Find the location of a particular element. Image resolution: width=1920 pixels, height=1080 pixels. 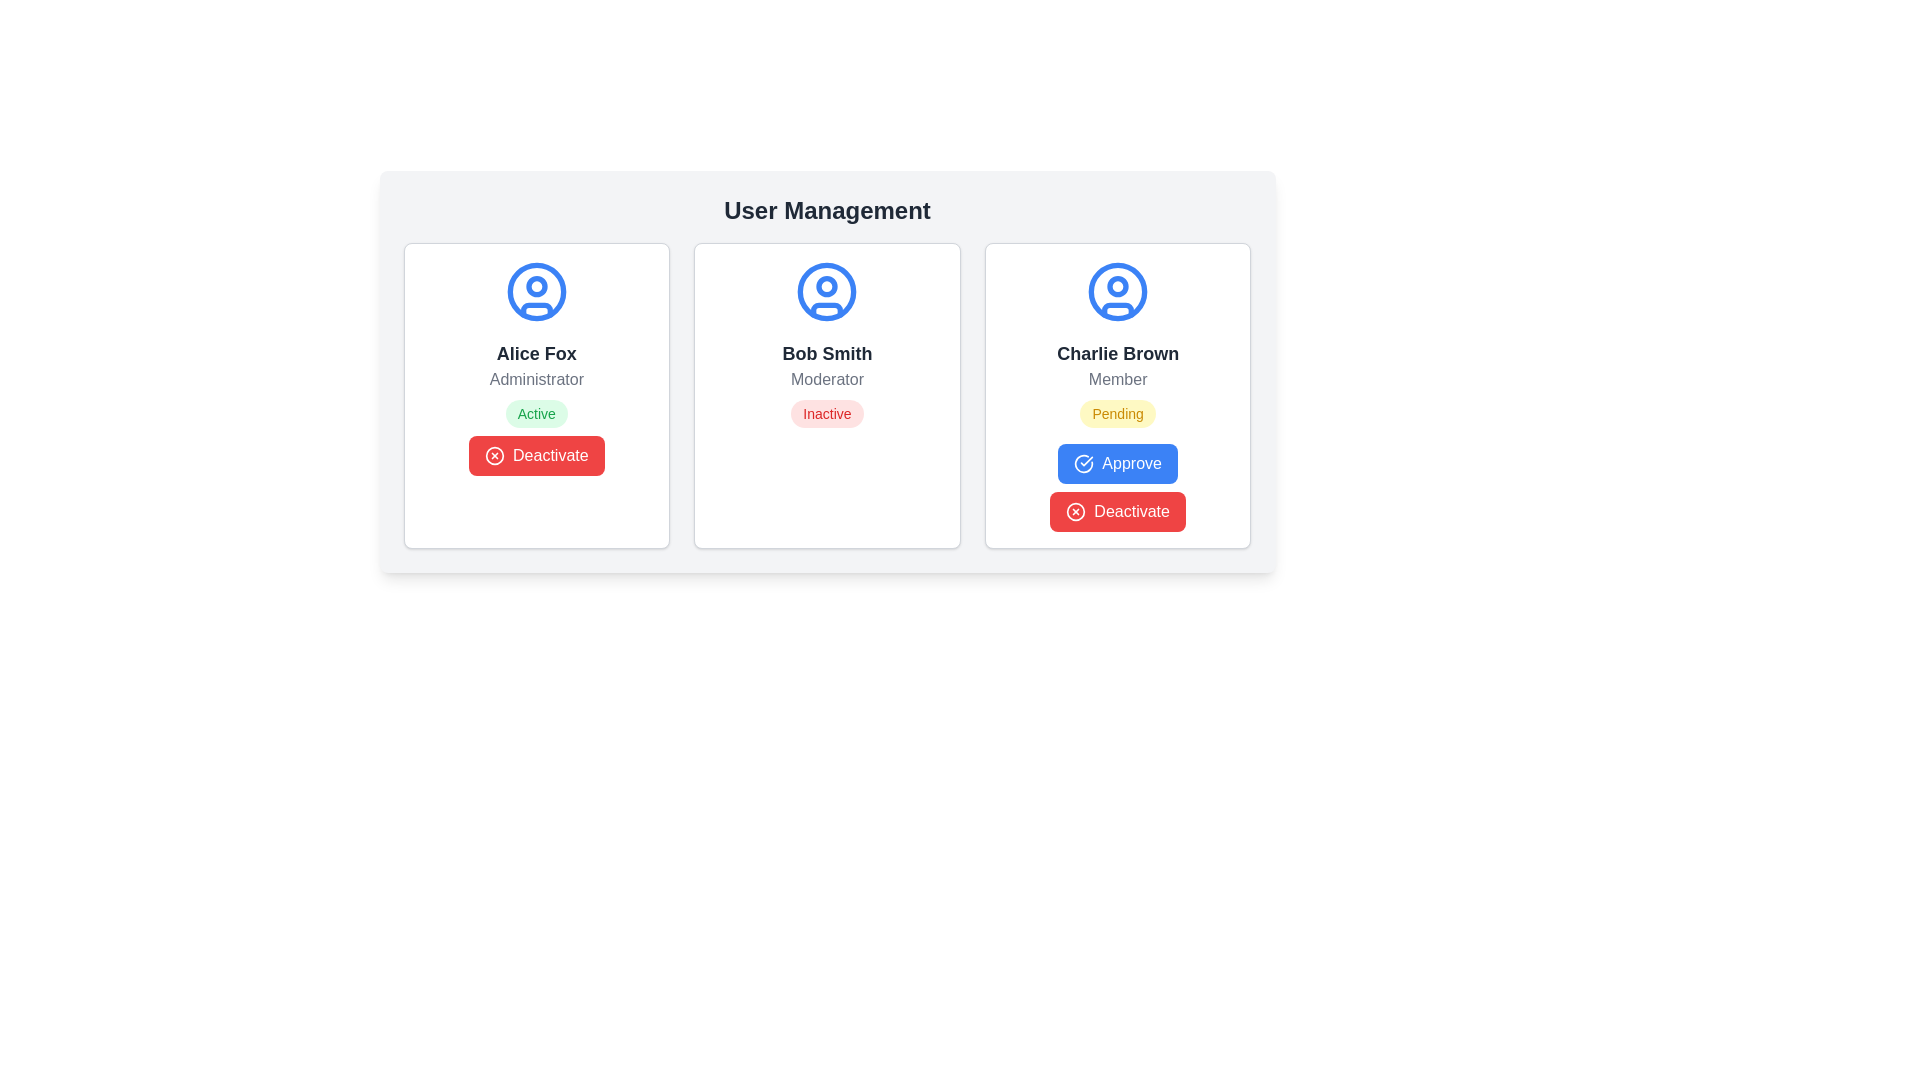

the SVG Circle element representing the user avatar icon located in the upper-left card of the 'User Management' section is located at coordinates (536, 286).